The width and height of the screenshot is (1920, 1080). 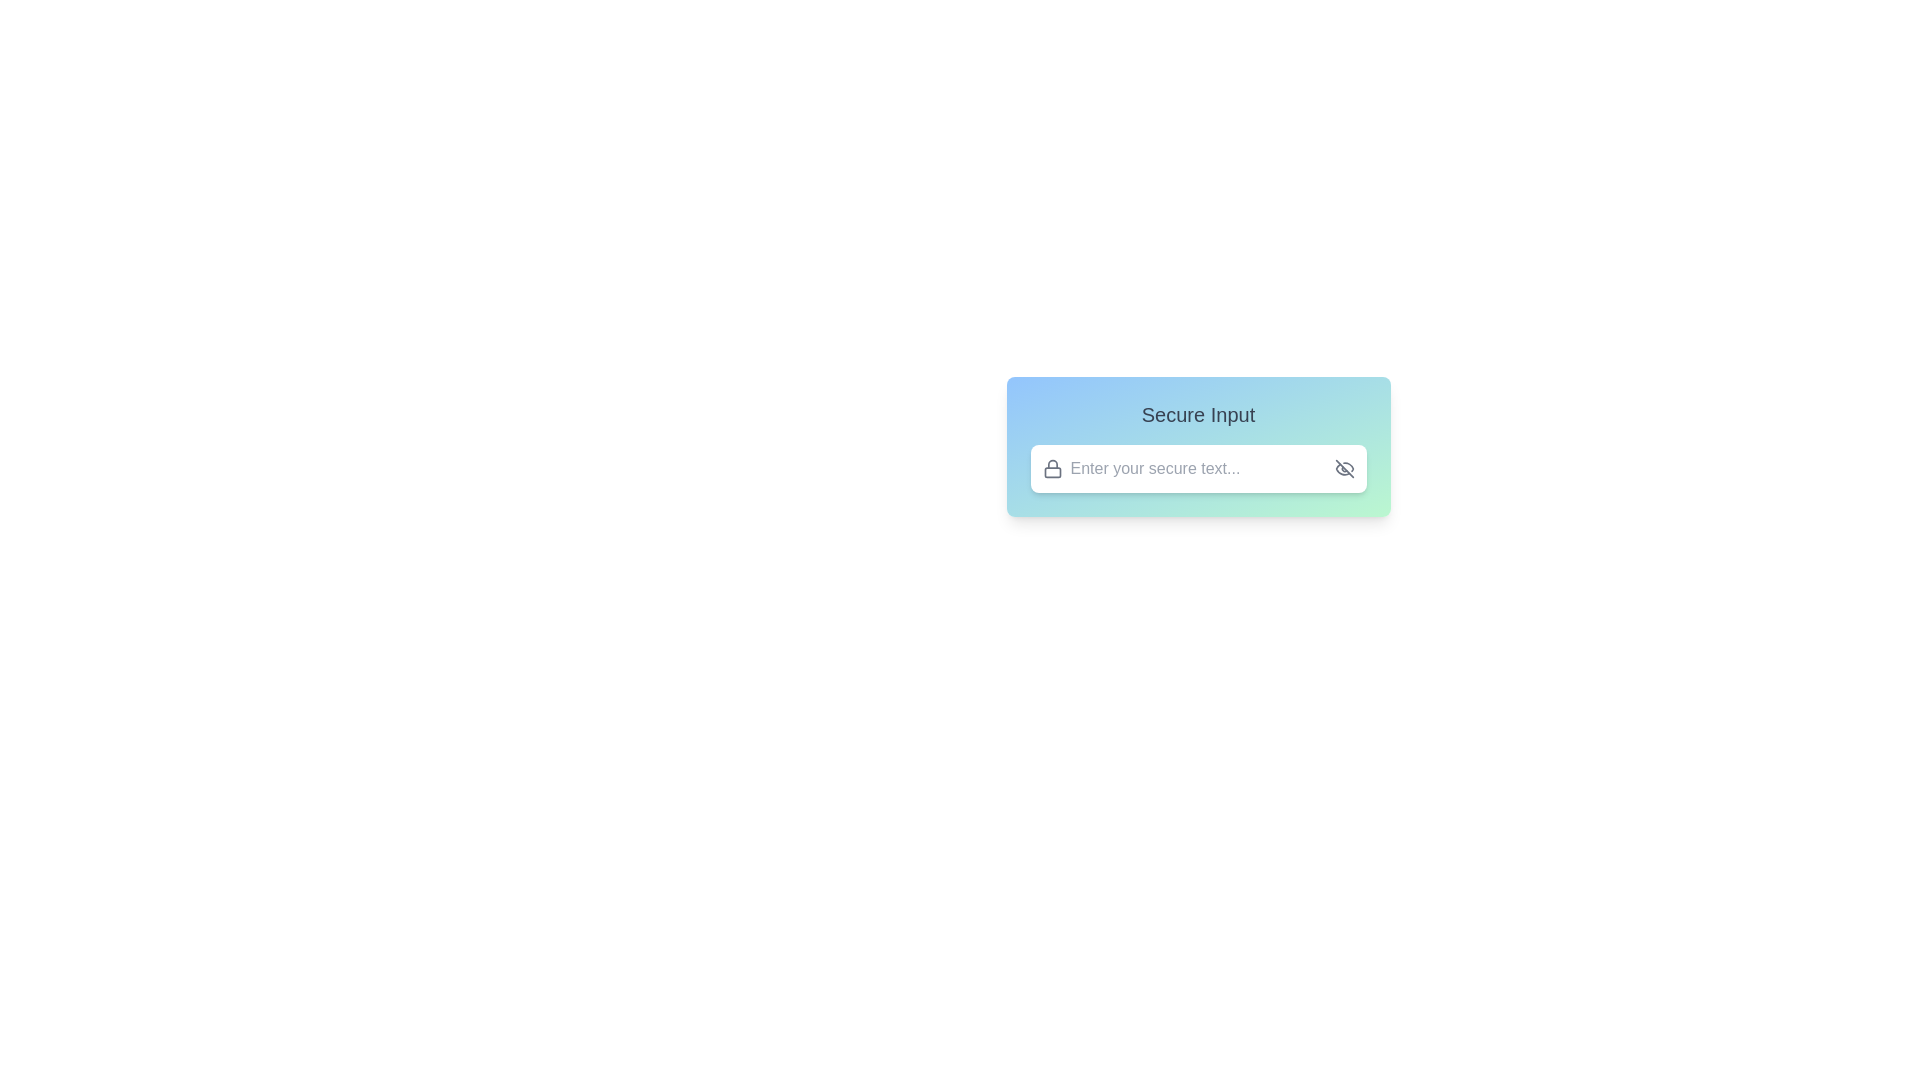 What do you see at coordinates (1051, 469) in the screenshot?
I see `the decorative icon that indicates the input field is for secure or password-related information, located to the left of the password input field` at bounding box center [1051, 469].